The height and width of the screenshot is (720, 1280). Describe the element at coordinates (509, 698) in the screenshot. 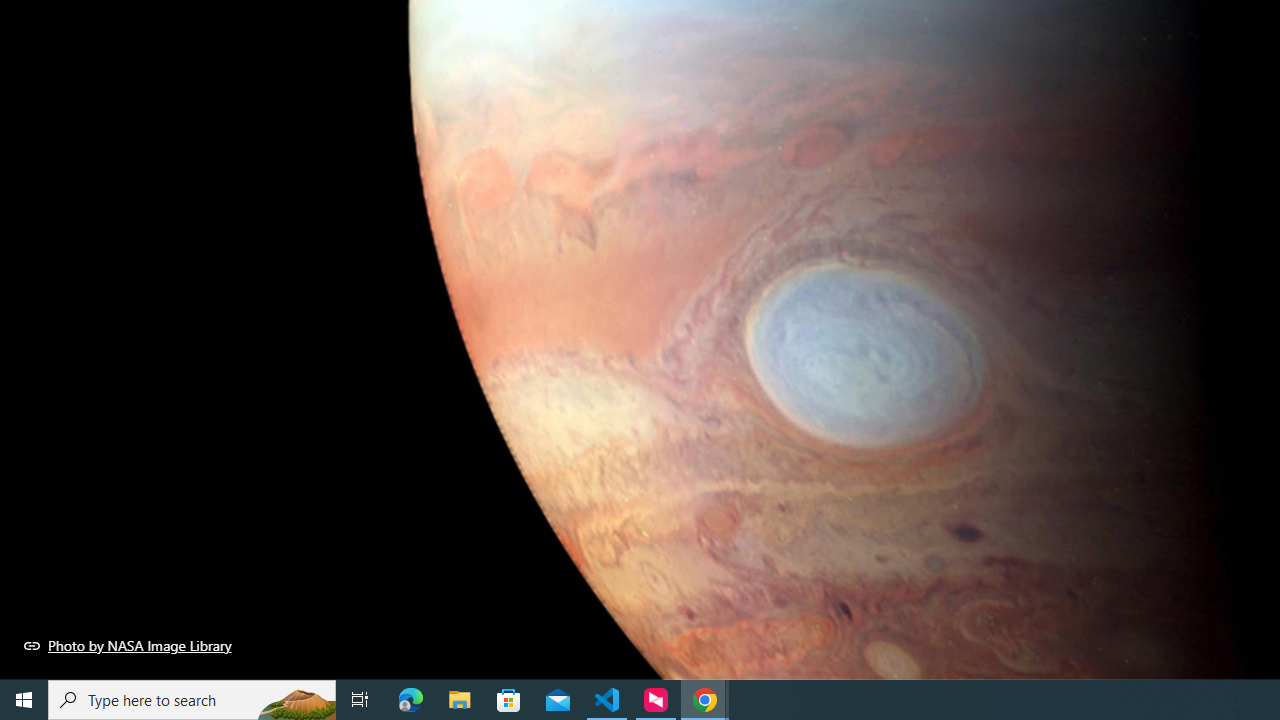

I see `'Microsoft Store'` at that location.